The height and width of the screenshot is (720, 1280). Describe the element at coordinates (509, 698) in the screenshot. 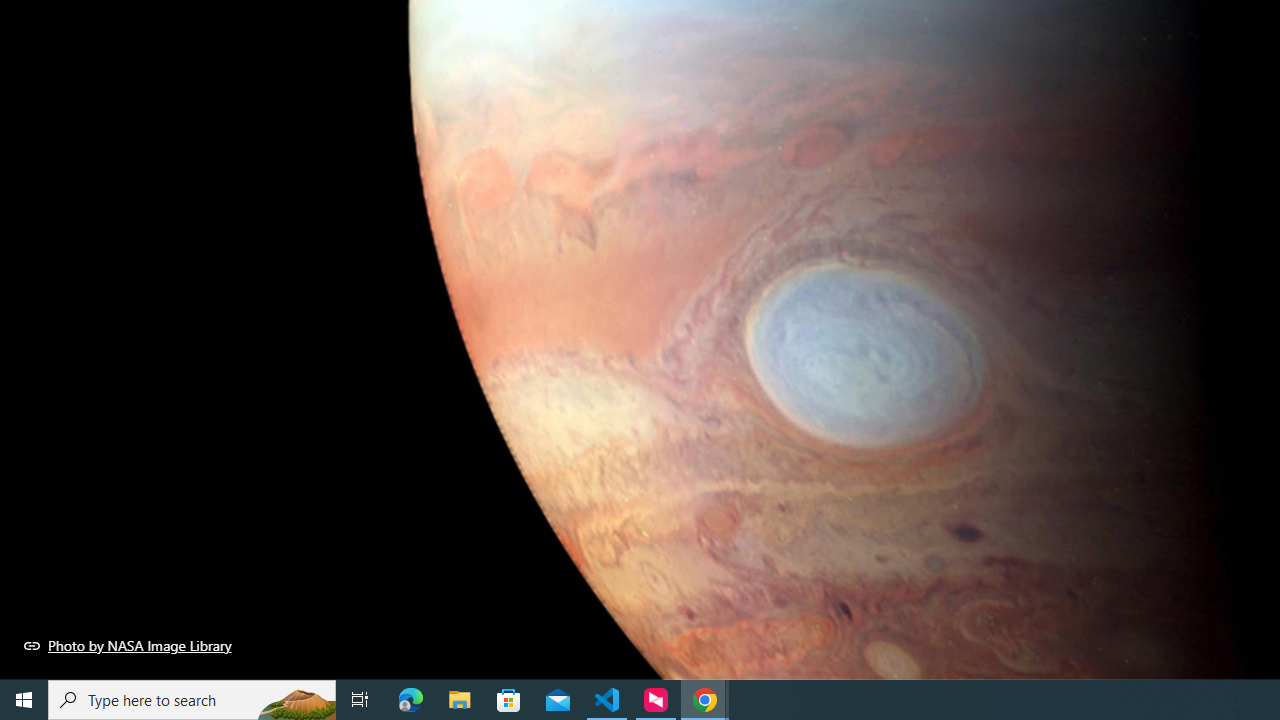

I see `'Microsoft Store'` at that location.